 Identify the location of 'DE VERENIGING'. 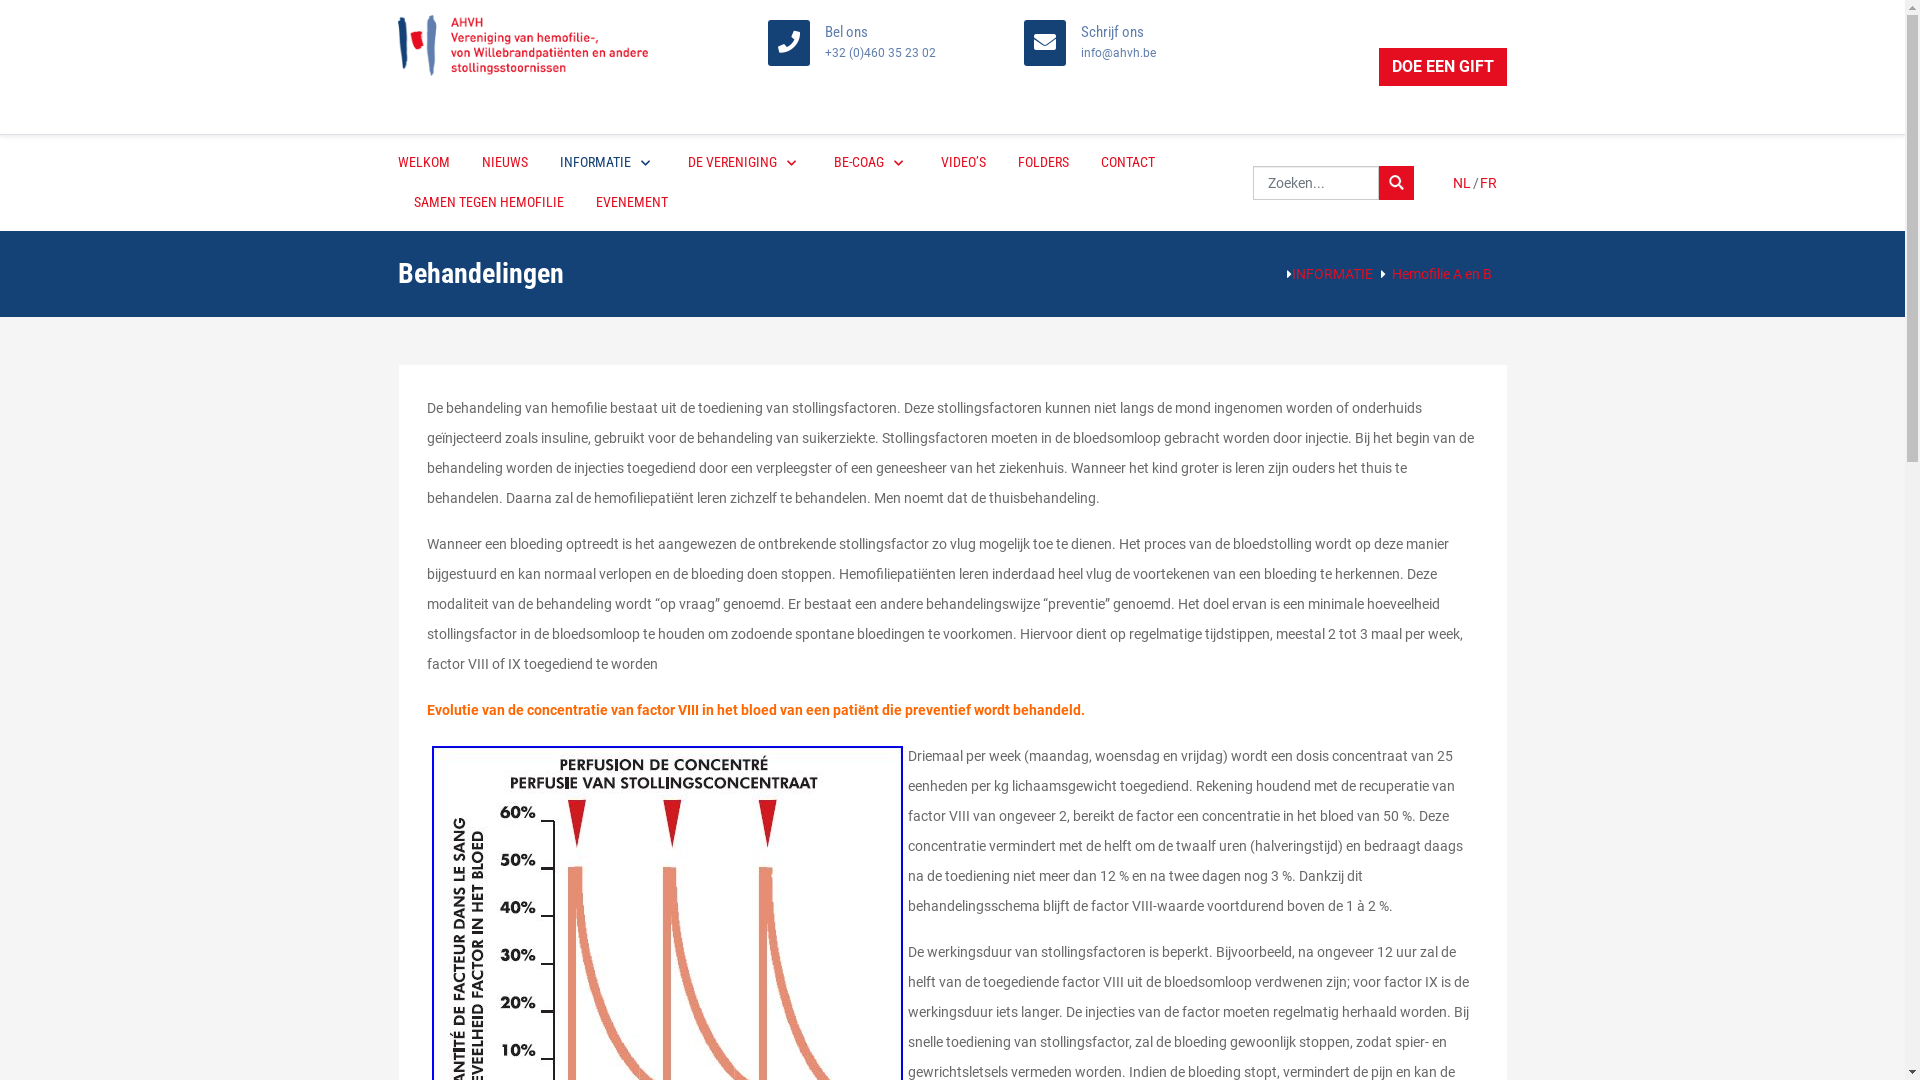
(743, 161).